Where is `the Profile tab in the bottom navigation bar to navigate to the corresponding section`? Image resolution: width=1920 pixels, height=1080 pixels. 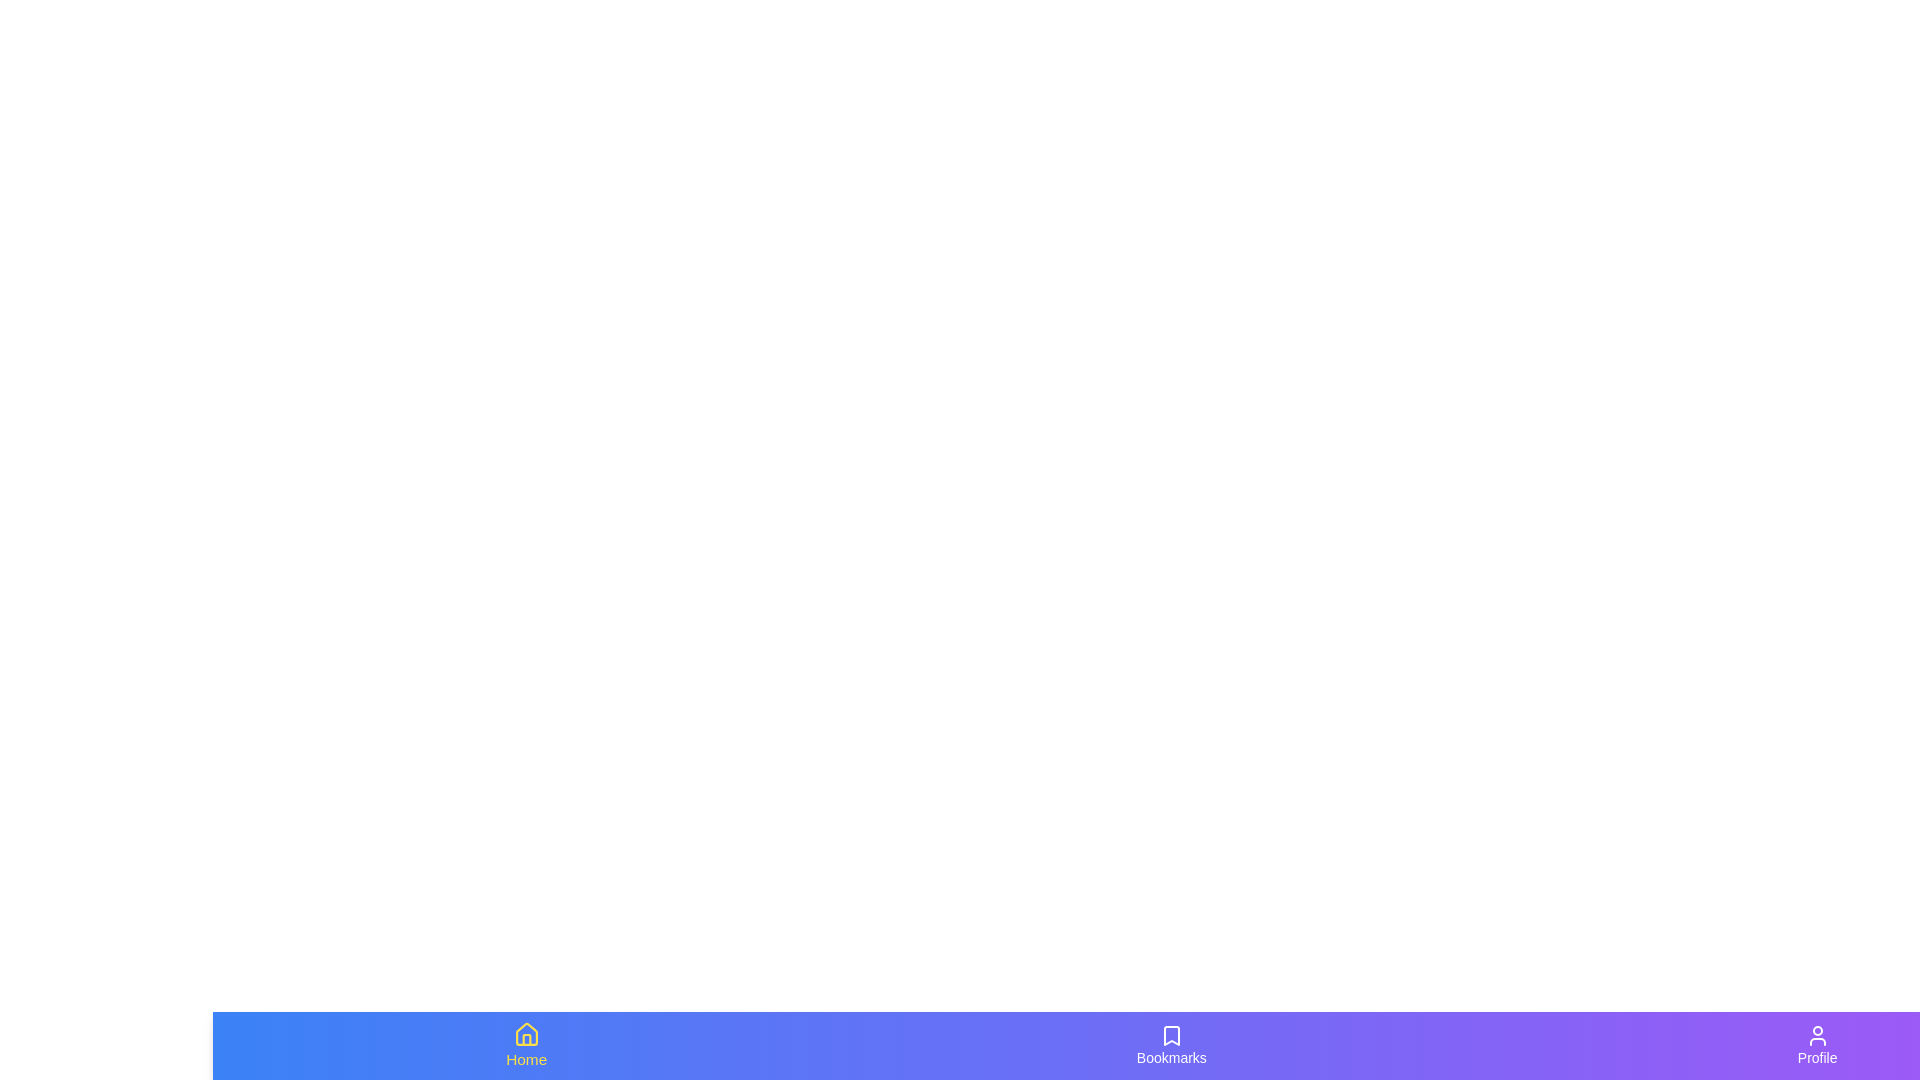 the Profile tab in the bottom navigation bar to navigate to the corresponding section is located at coordinates (1818, 1044).